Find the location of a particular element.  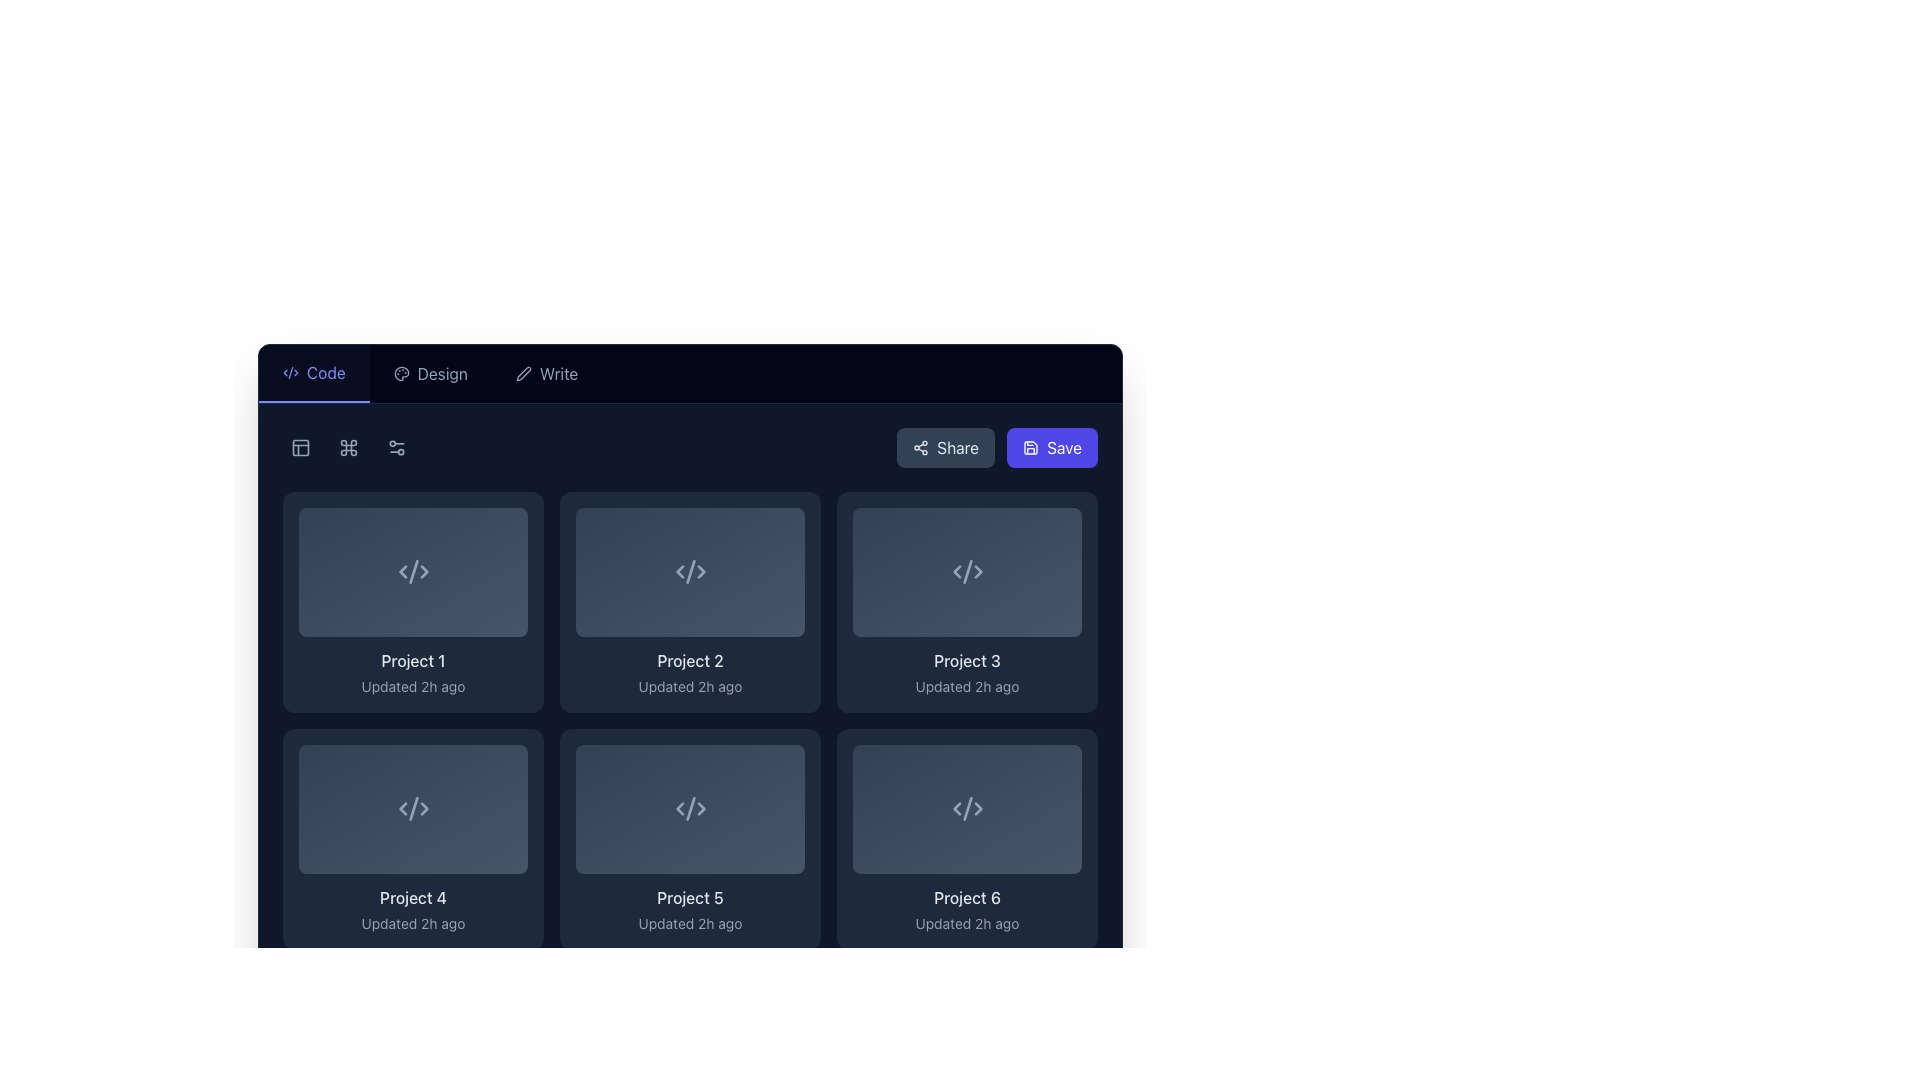

the left-facing chevron icon representing the XML code in the top-left project card labeled 'Project 1' is located at coordinates (401, 572).